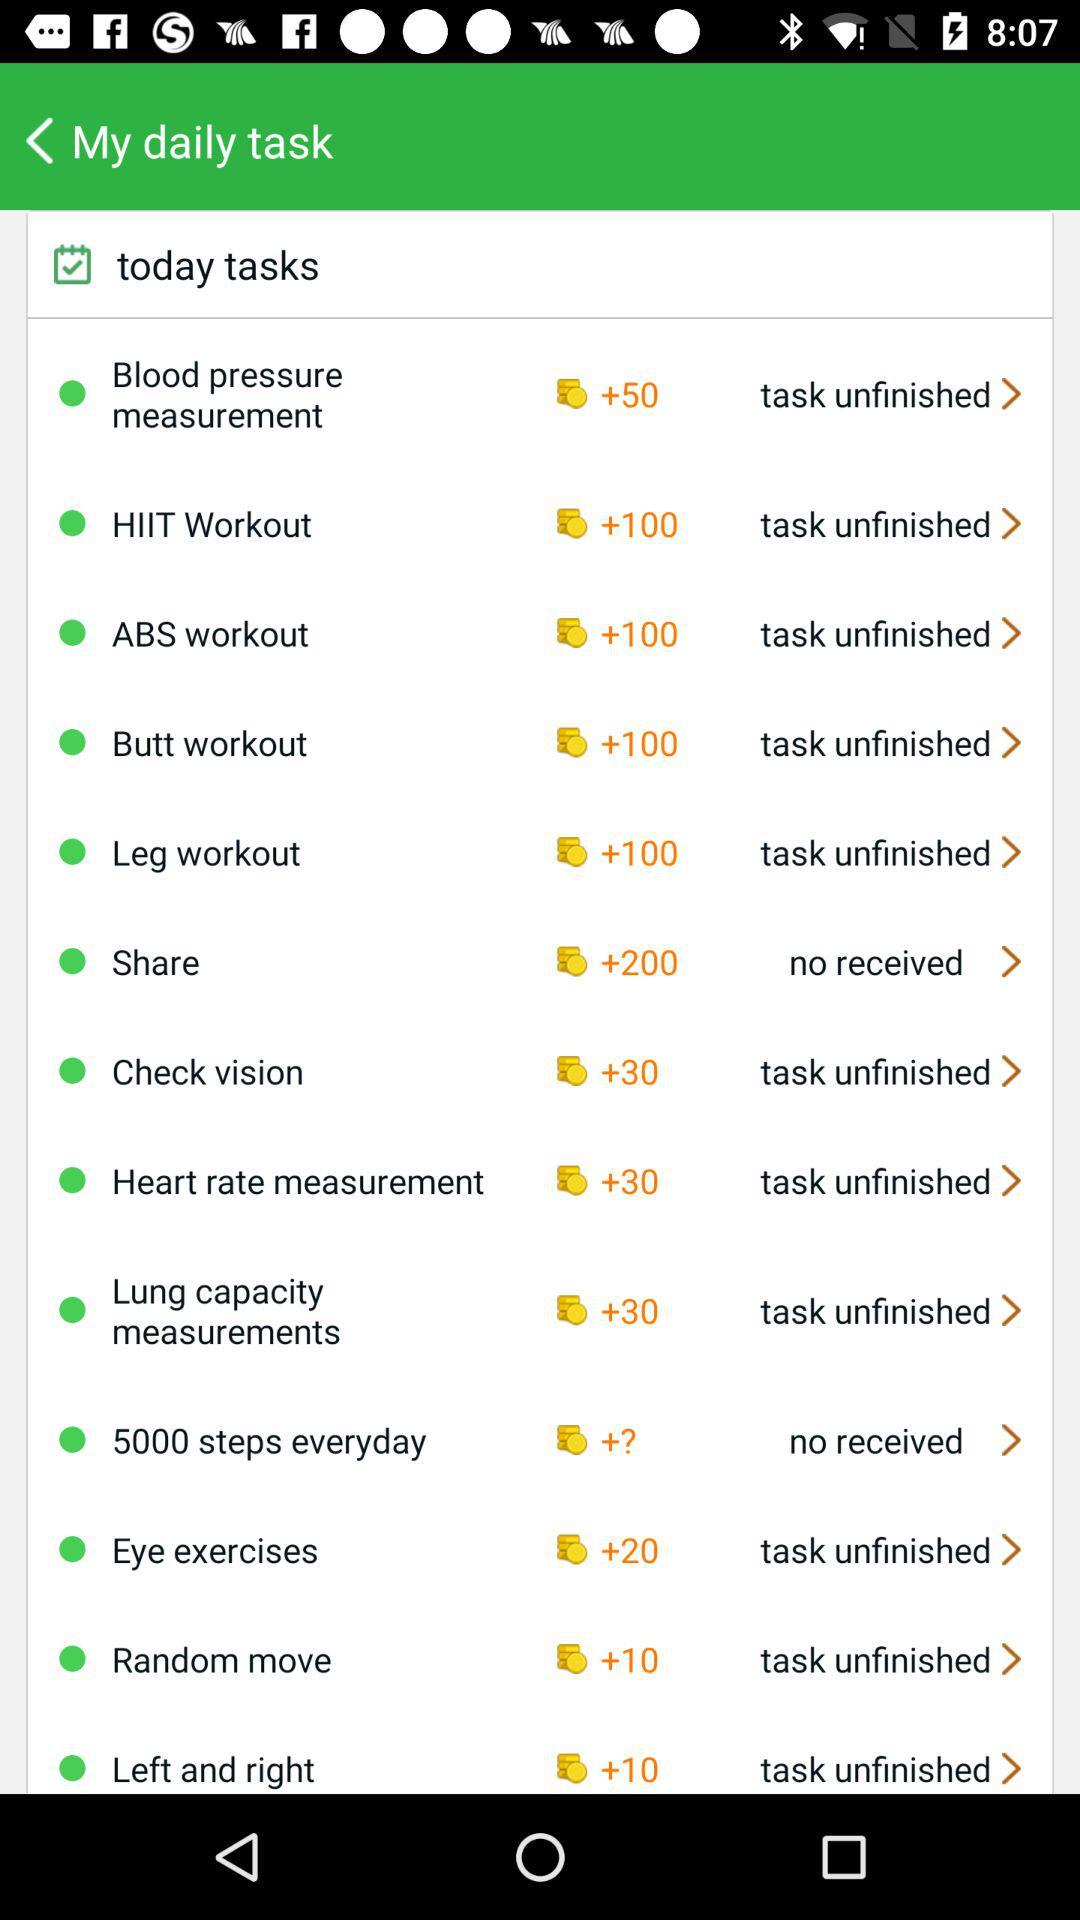 The height and width of the screenshot is (1920, 1080). What do you see at coordinates (71, 1438) in the screenshot?
I see `today 's active task` at bounding box center [71, 1438].